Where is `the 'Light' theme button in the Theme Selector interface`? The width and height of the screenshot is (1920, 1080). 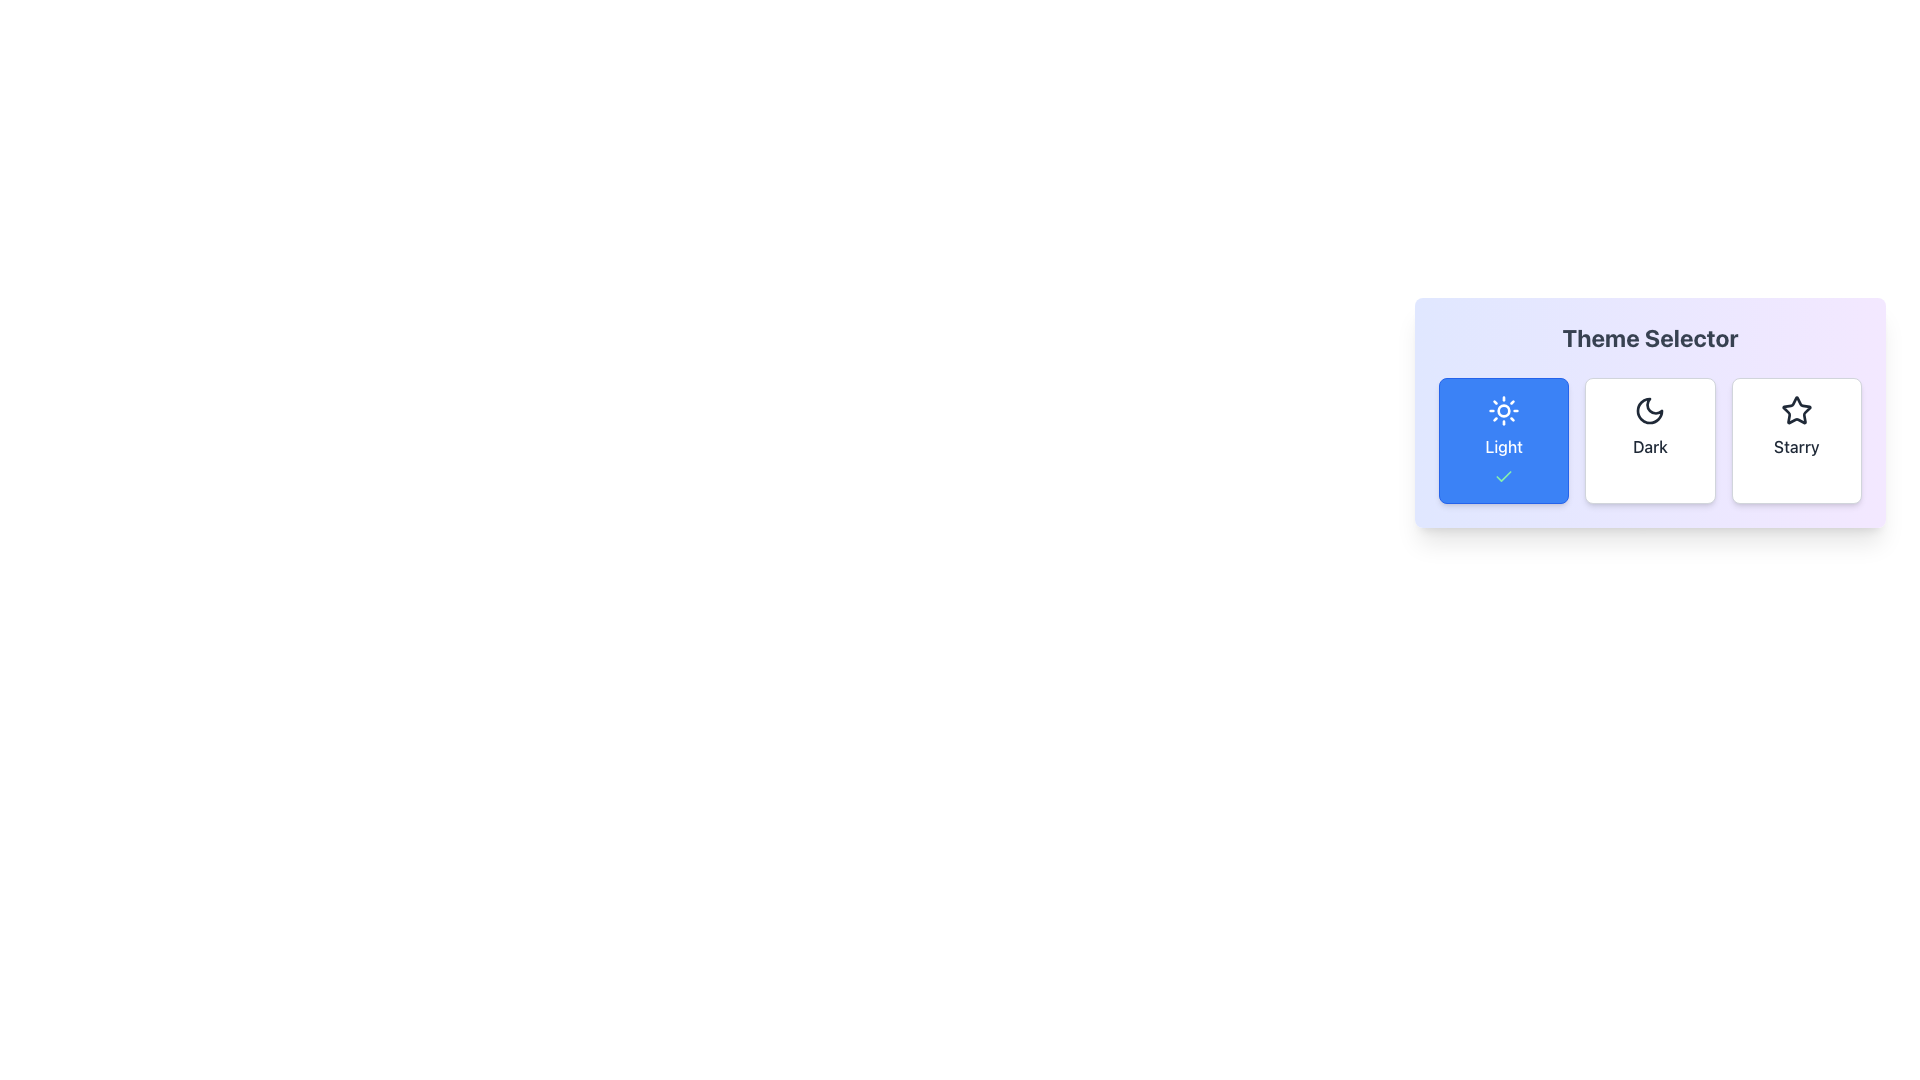 the 'Light' theme button in the Theme Selector interface is located at coordinates (1504, 439).